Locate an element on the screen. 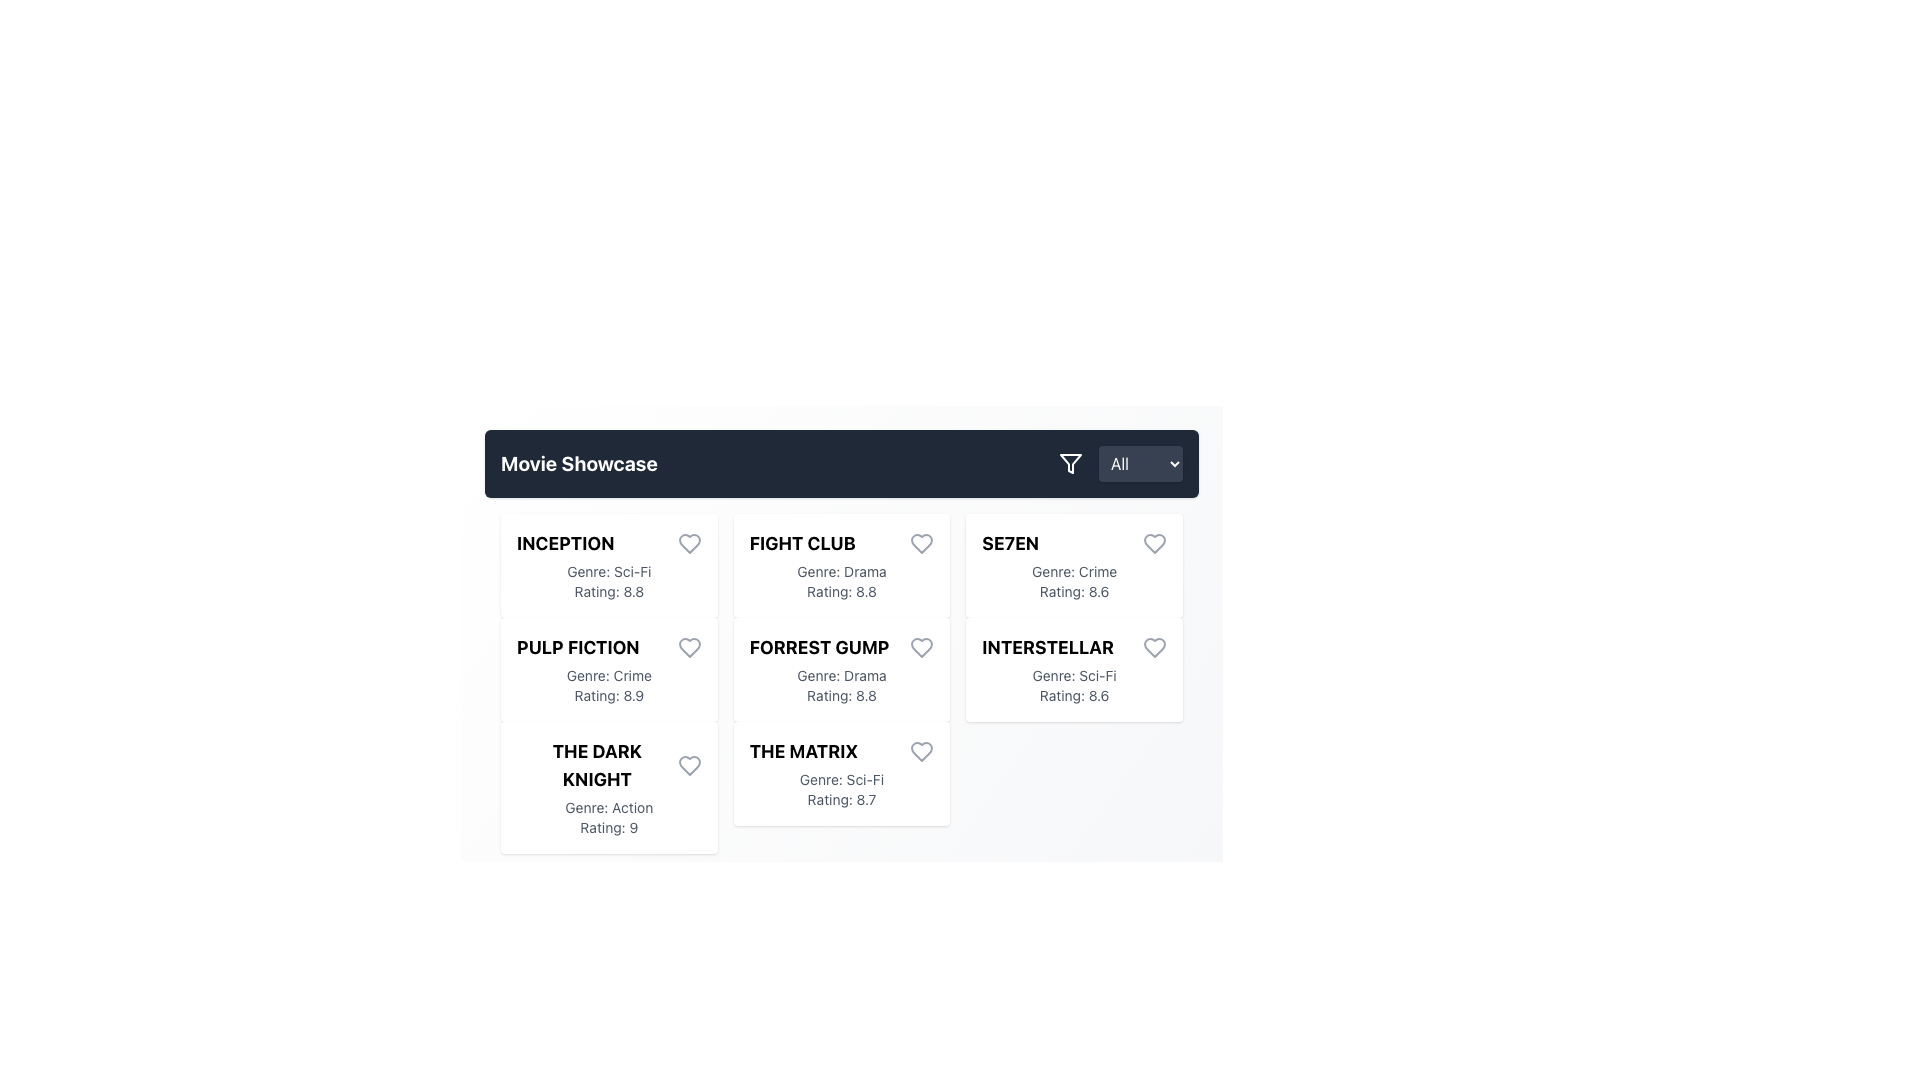 The image size is (1920, 1080). the heart-shaped icon representing the 'favorite' function for the movie 'Forrest Gump' to trigger the hover effect is located at coordinates (921, 648).